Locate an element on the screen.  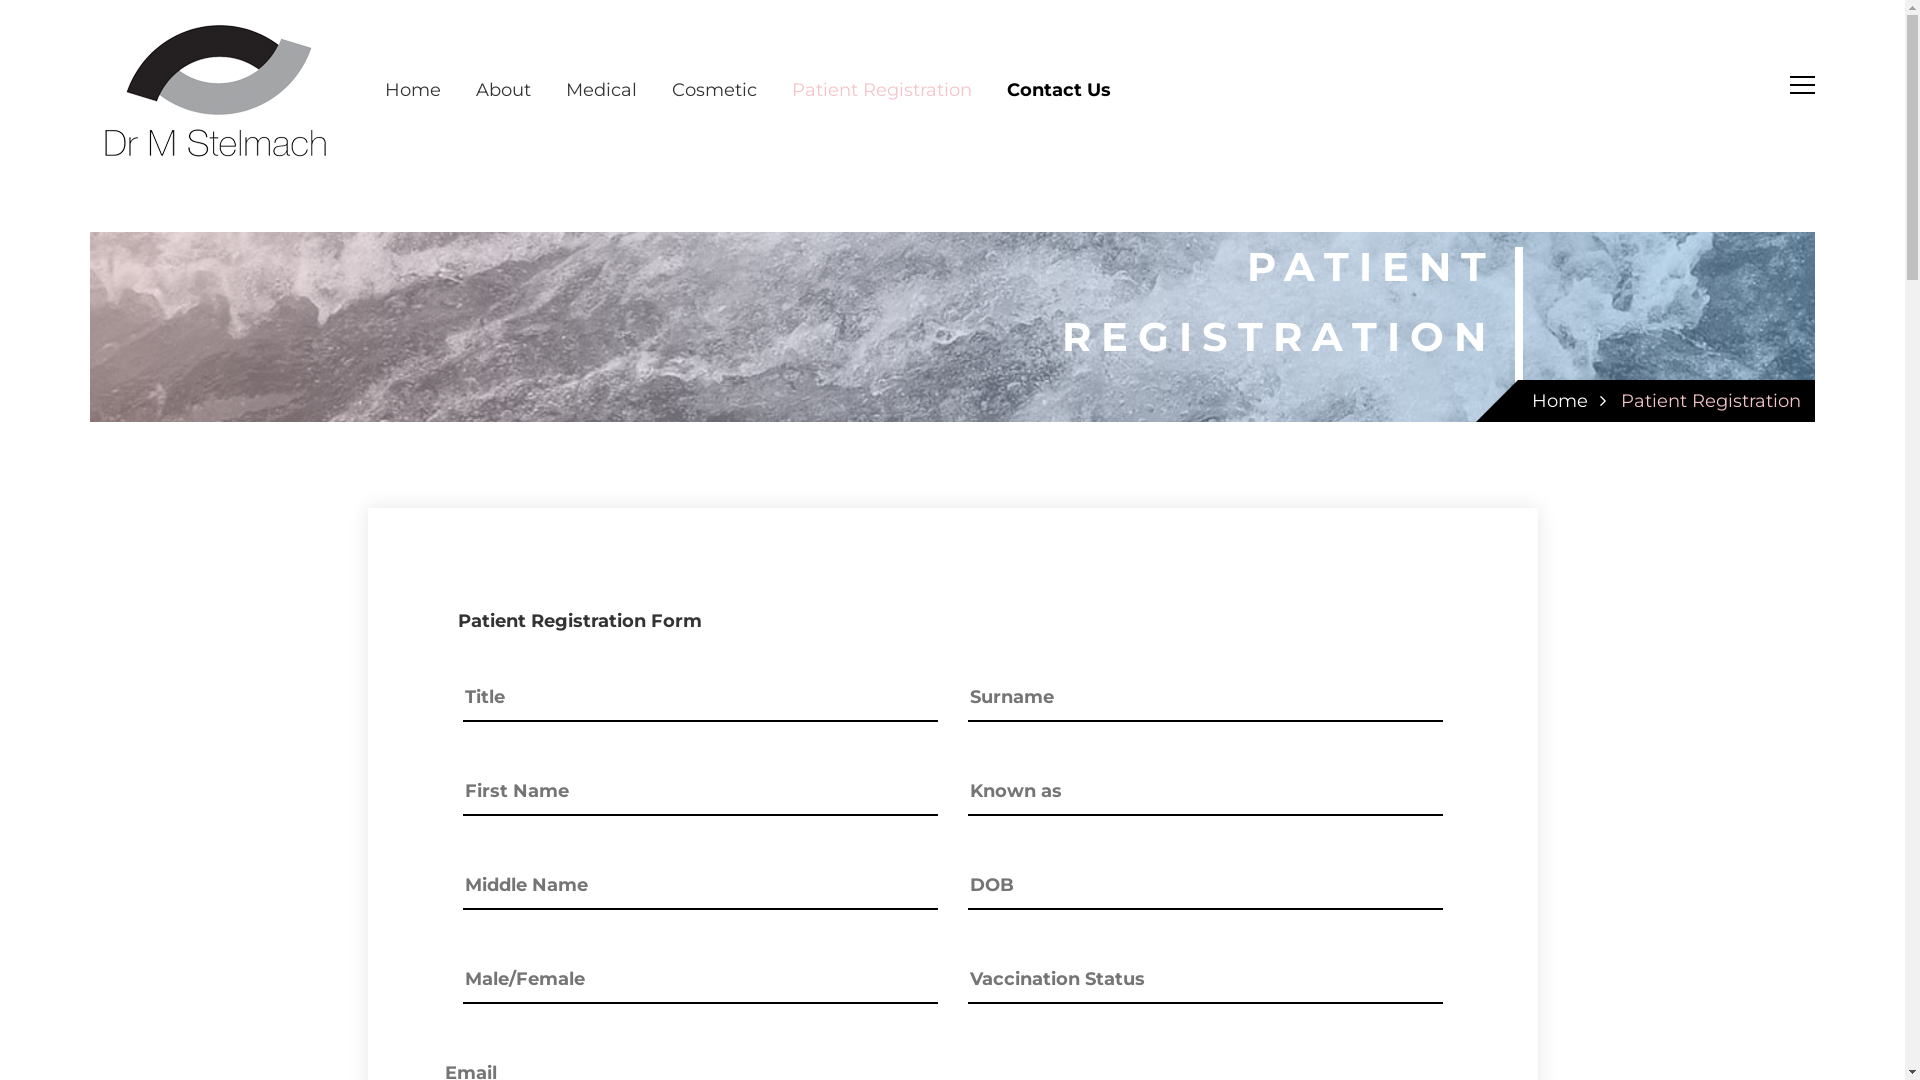
'Cosmetic' is located at coordinates (714, 88).